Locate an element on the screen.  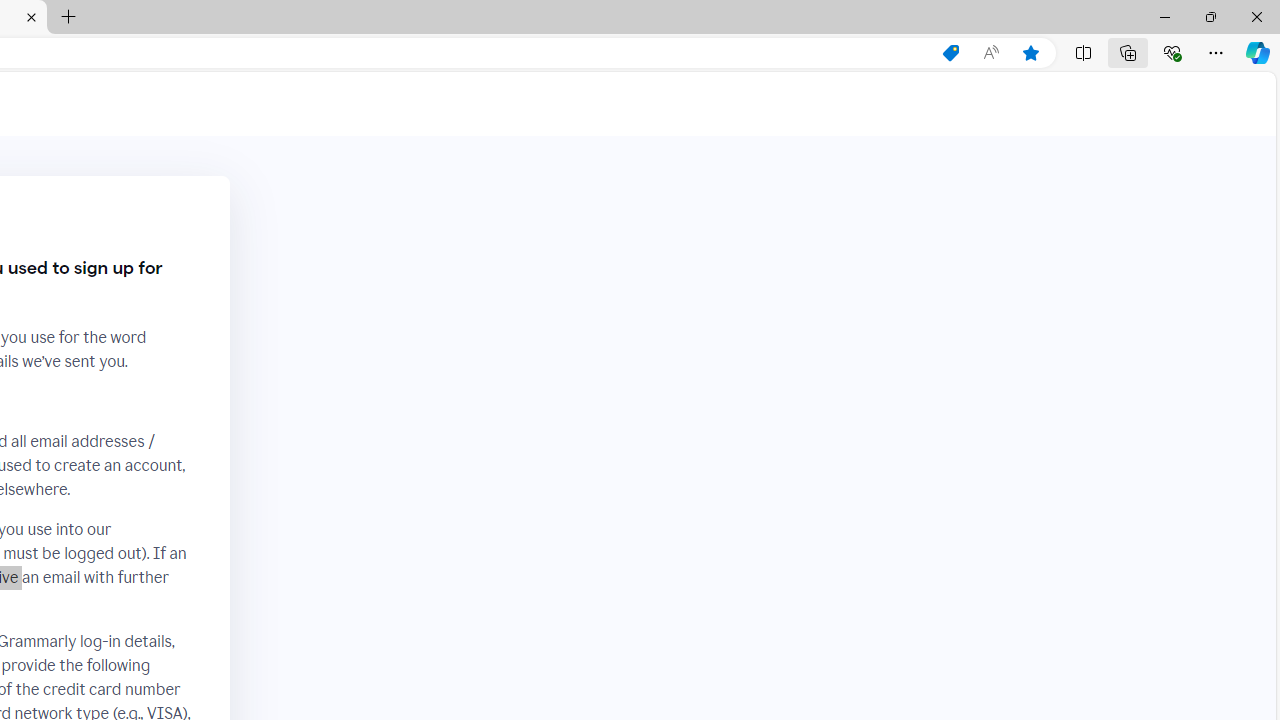
'Shopping in Microsoft Edge' is located at coordinates (950, 52).